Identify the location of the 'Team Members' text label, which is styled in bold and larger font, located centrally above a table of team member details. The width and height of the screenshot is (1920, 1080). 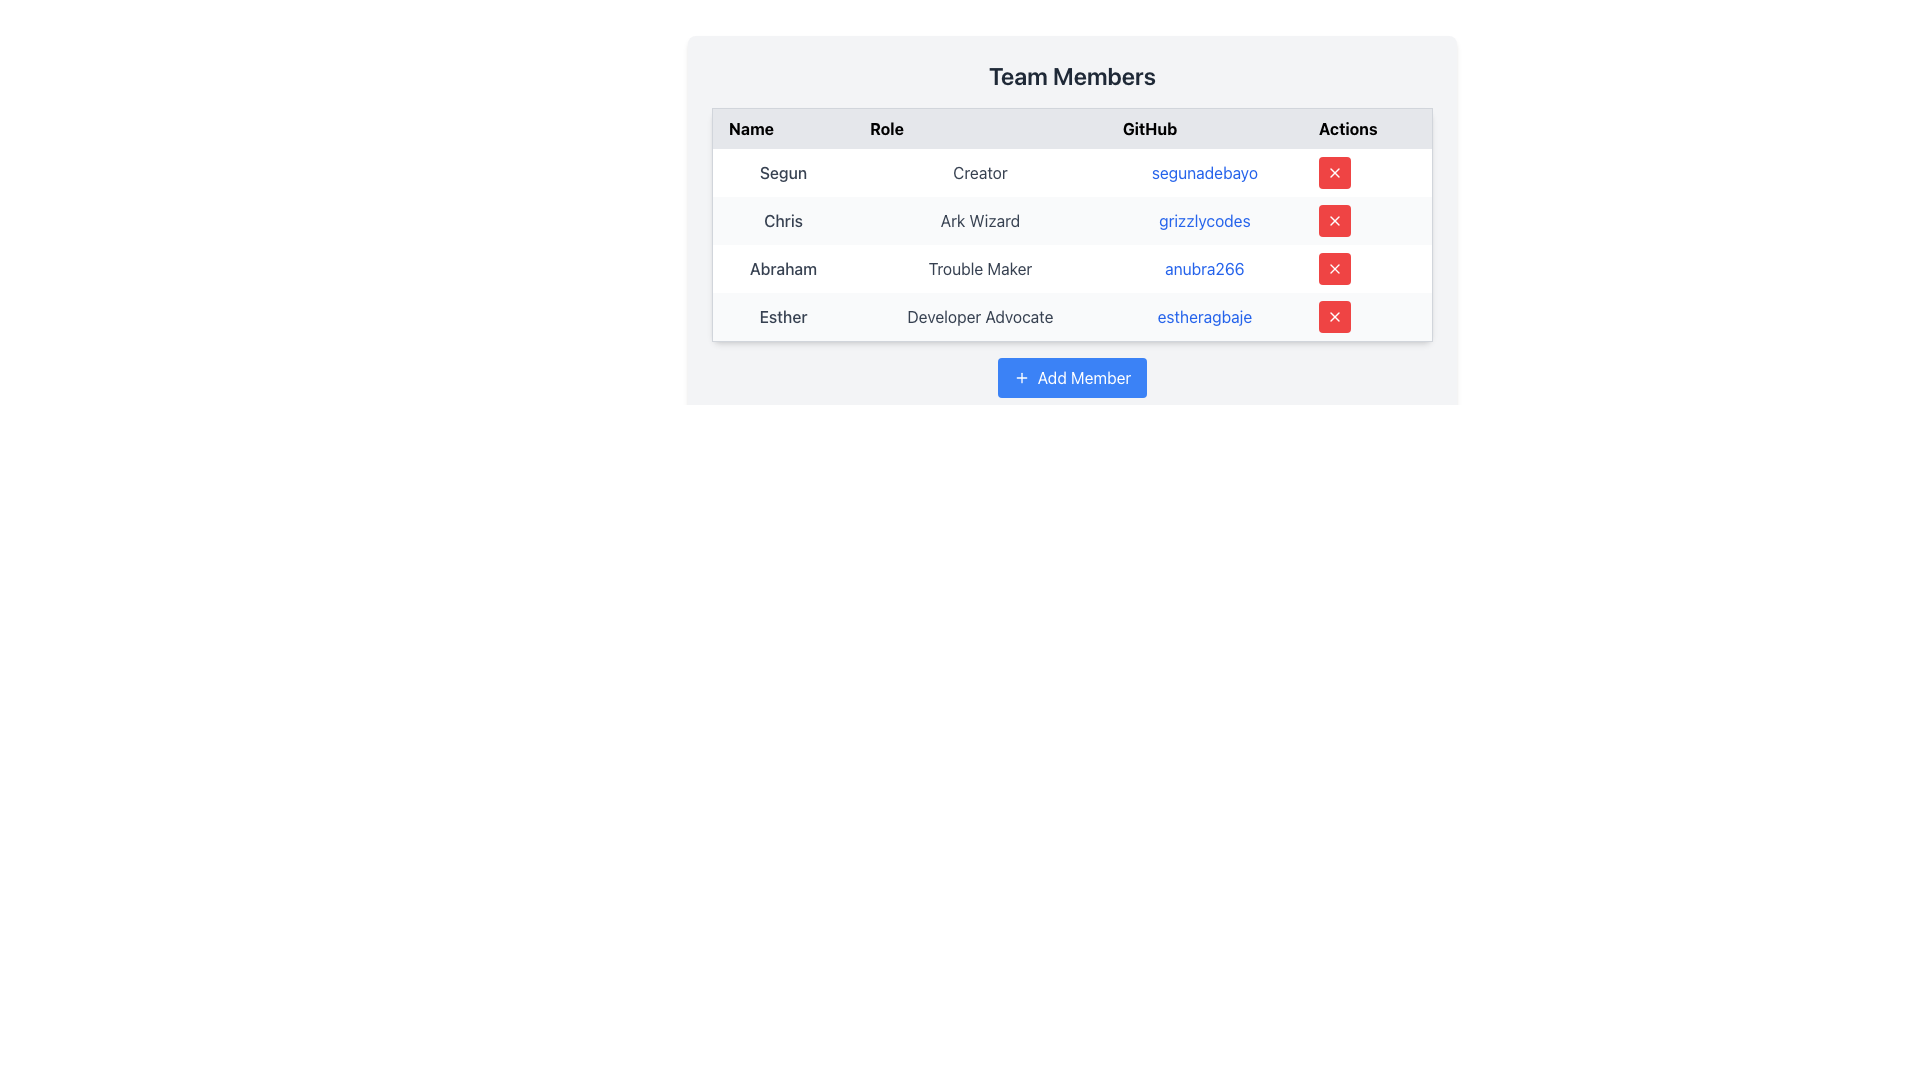
(1071, 75).